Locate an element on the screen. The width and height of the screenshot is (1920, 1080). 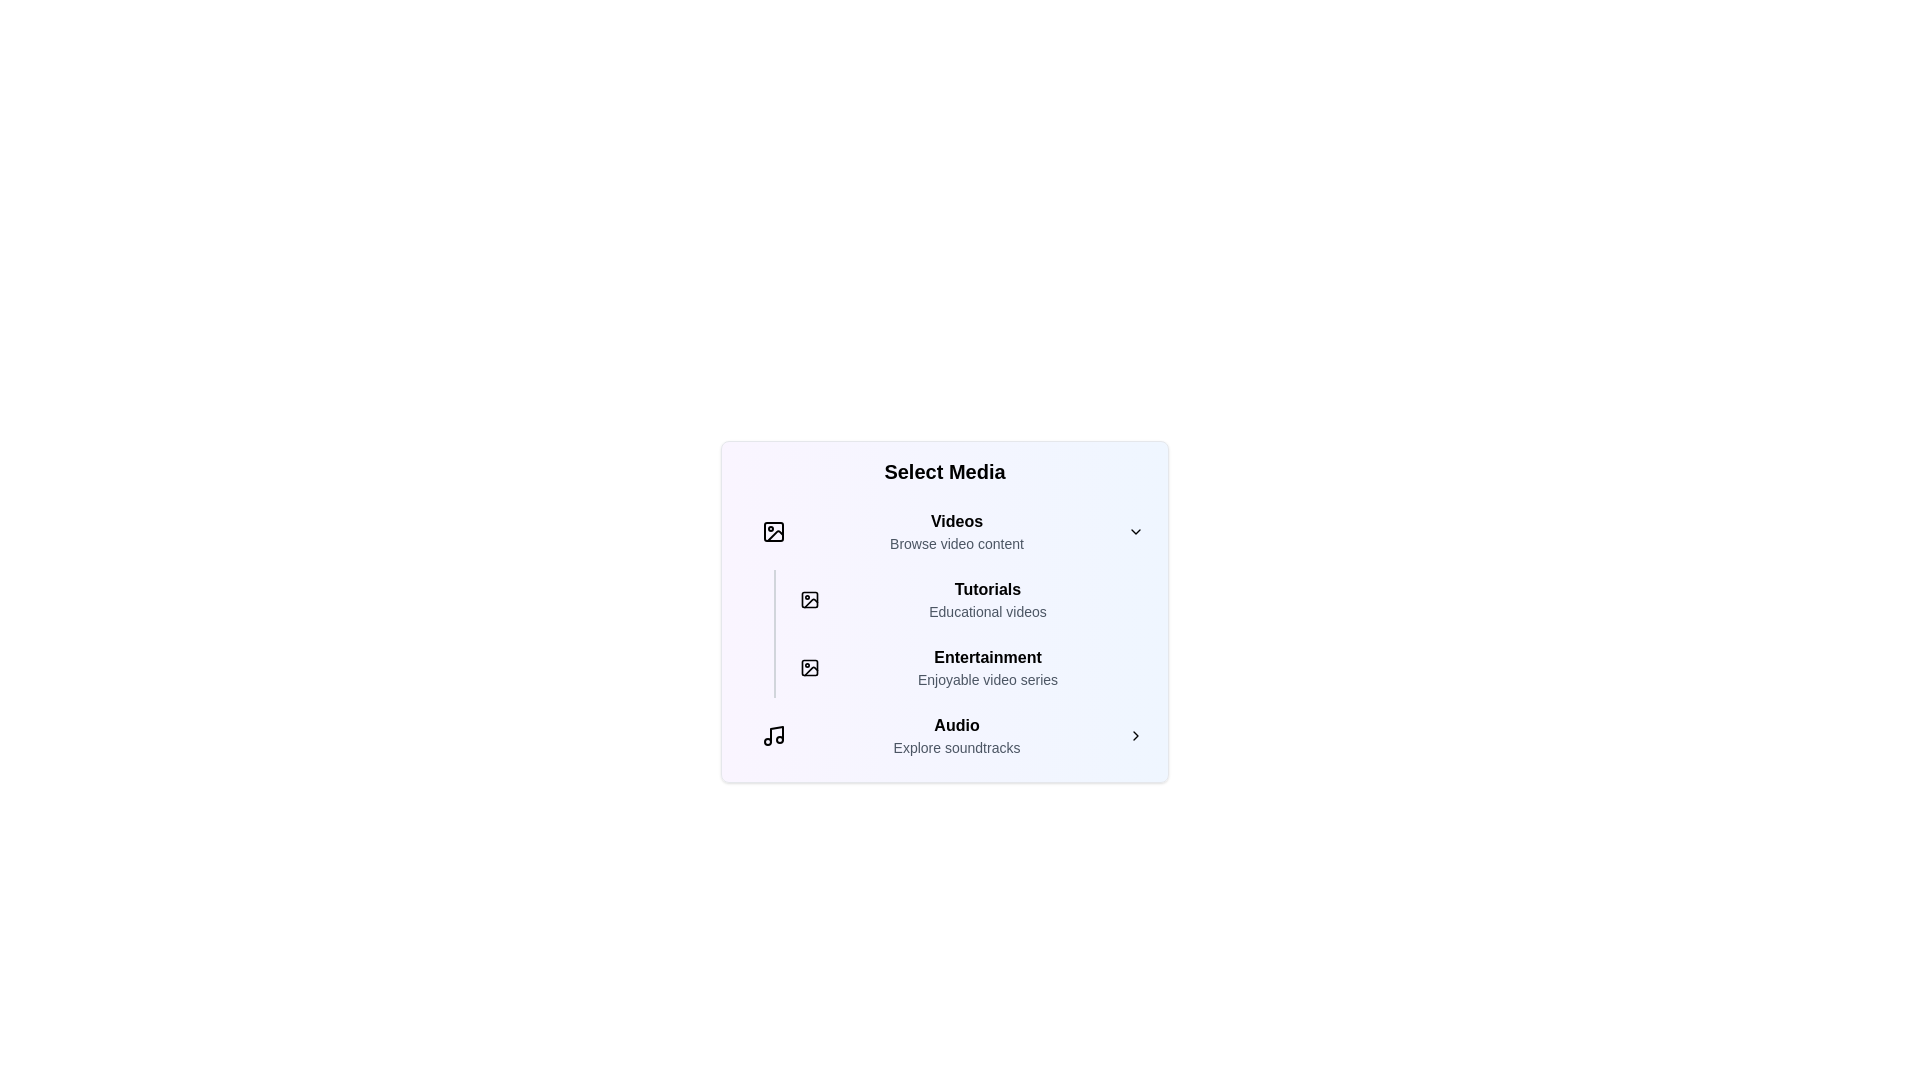
the 'Tutorials' category option, which is the second entry in the list under 'Select Media', located between 'Videos' and 'Entertainment' is located at coordinates (952, 599).